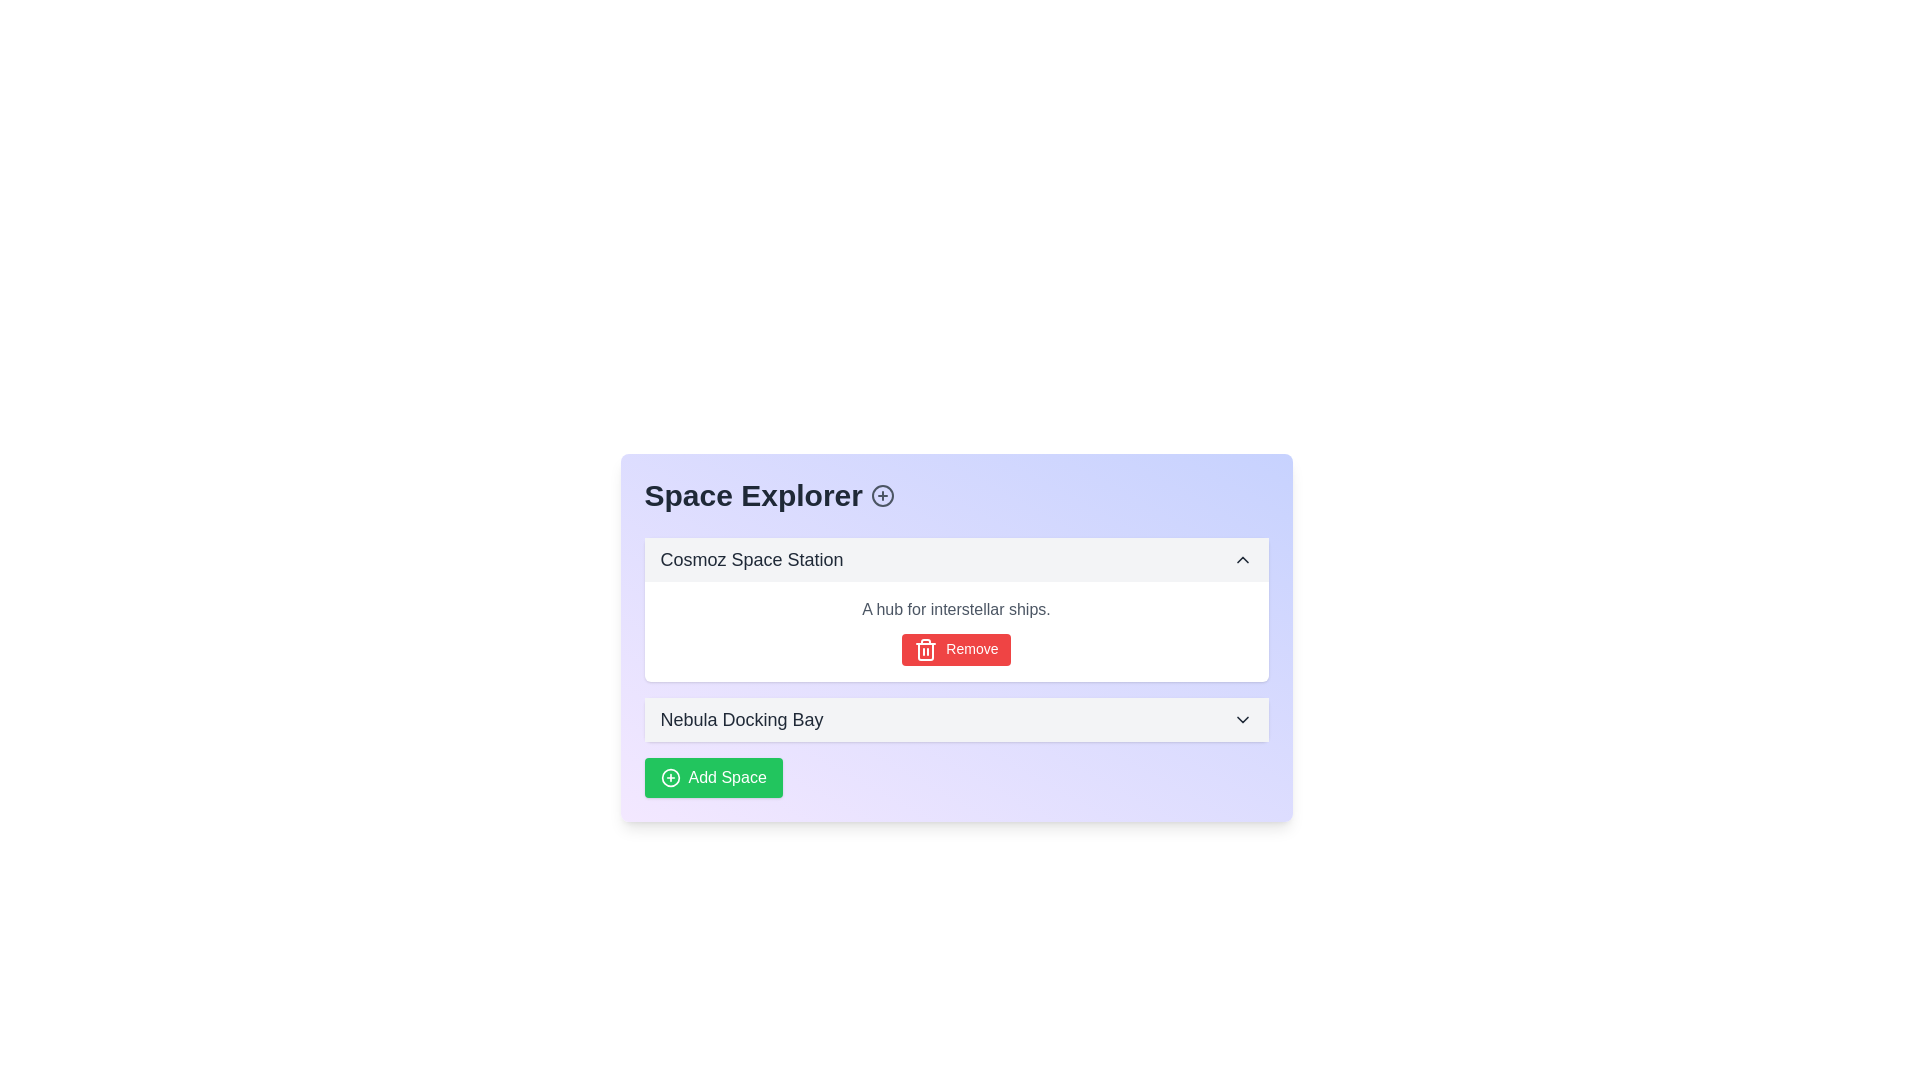 This screenshot has width=1920, height=1080. Describe the element at coordinates (882, 495) in the screenshot. I see `the circular '+' button located to the right of the 'Space Explorer' heading in the panel` at that location.